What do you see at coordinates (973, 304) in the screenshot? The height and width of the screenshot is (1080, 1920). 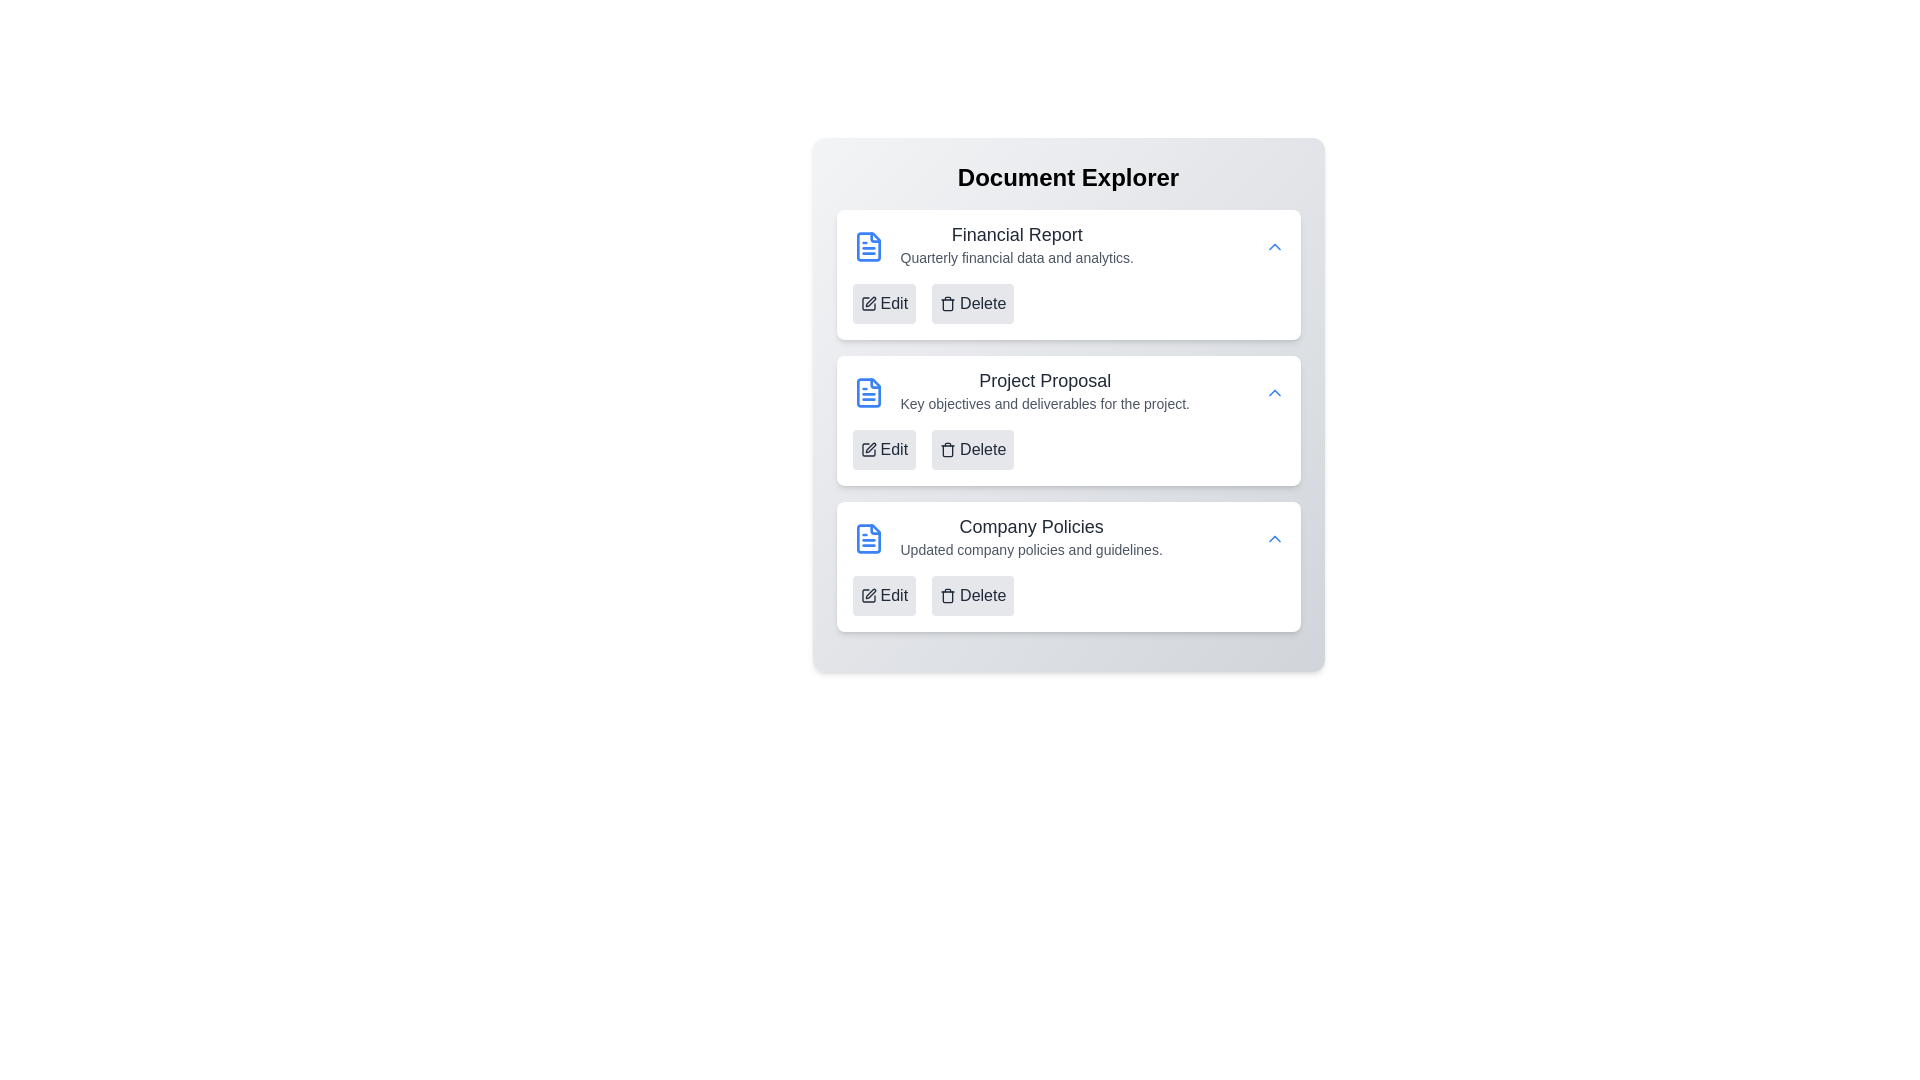 I see `'Delete' button for the document titled 'Financial Report'` at bounding box center [973, 304].